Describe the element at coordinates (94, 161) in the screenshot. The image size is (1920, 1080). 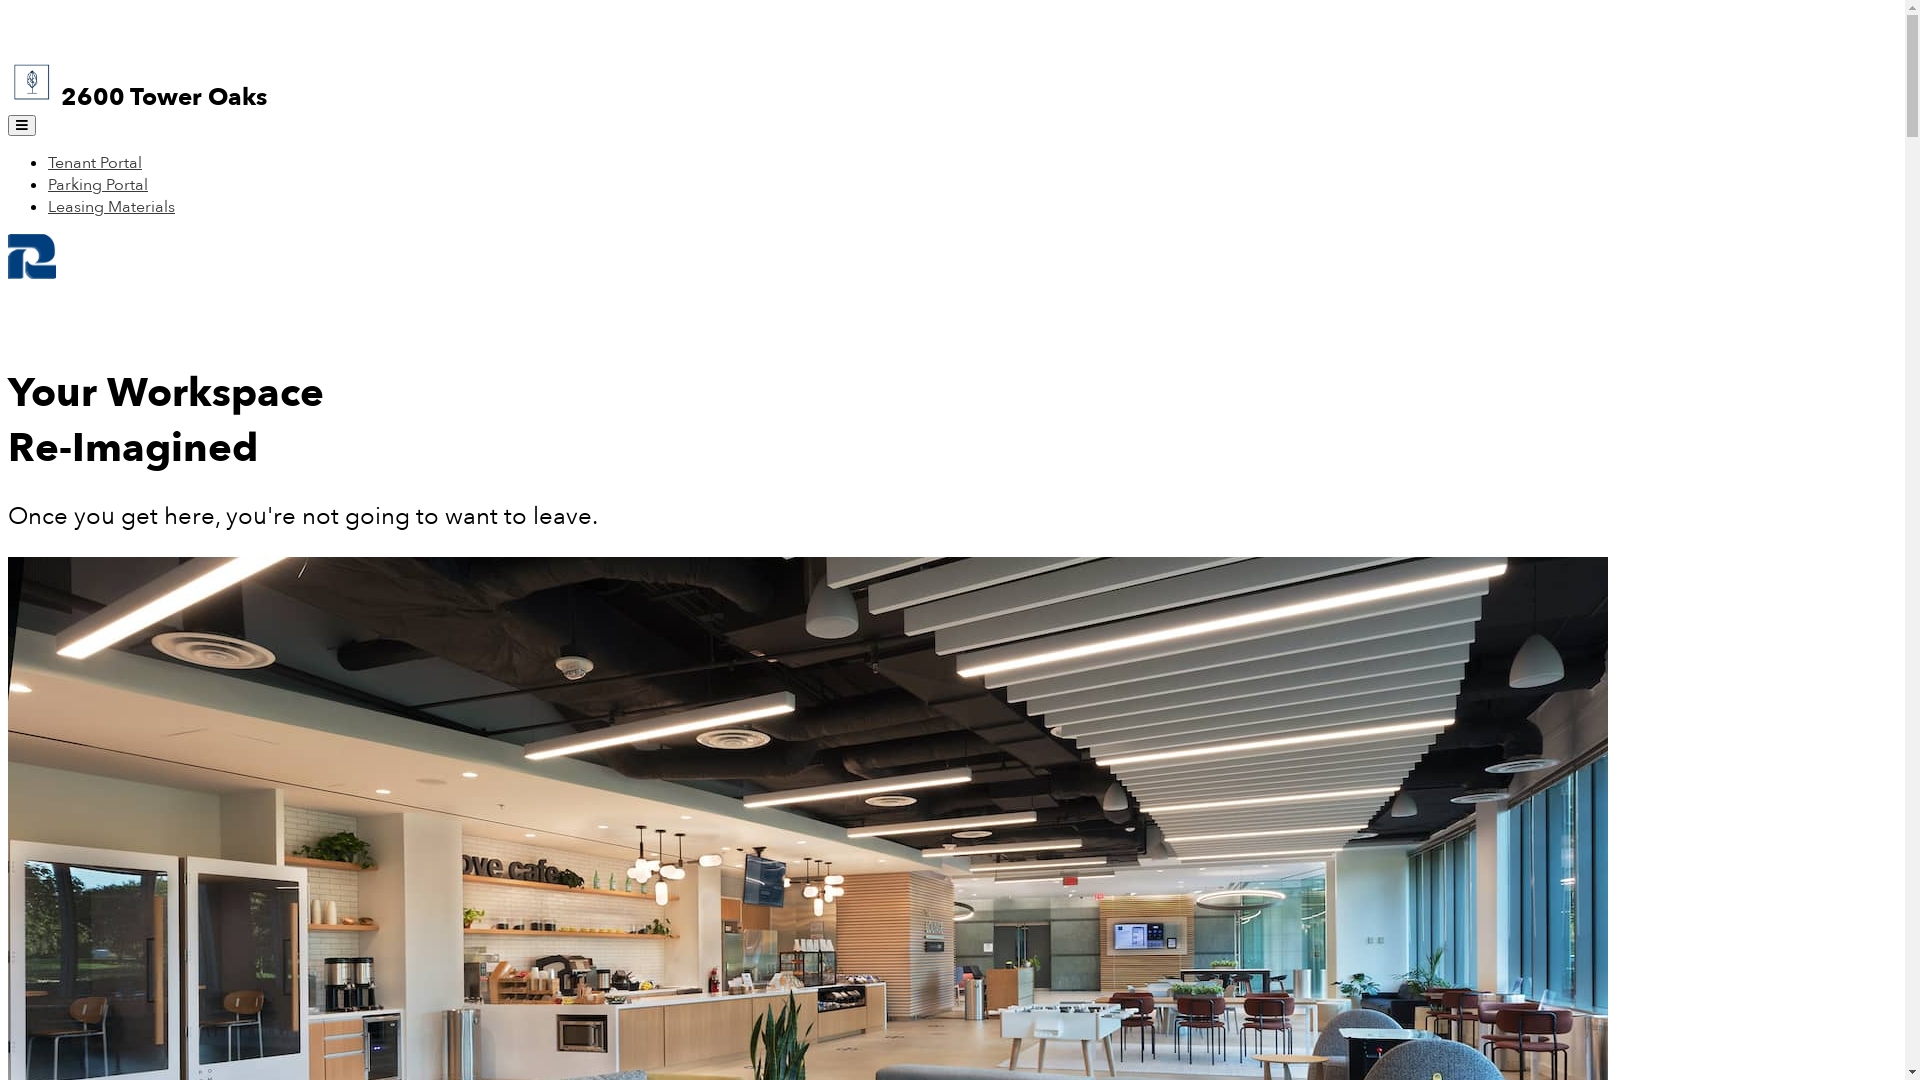
I see `'Tenant Portal'` at that location.